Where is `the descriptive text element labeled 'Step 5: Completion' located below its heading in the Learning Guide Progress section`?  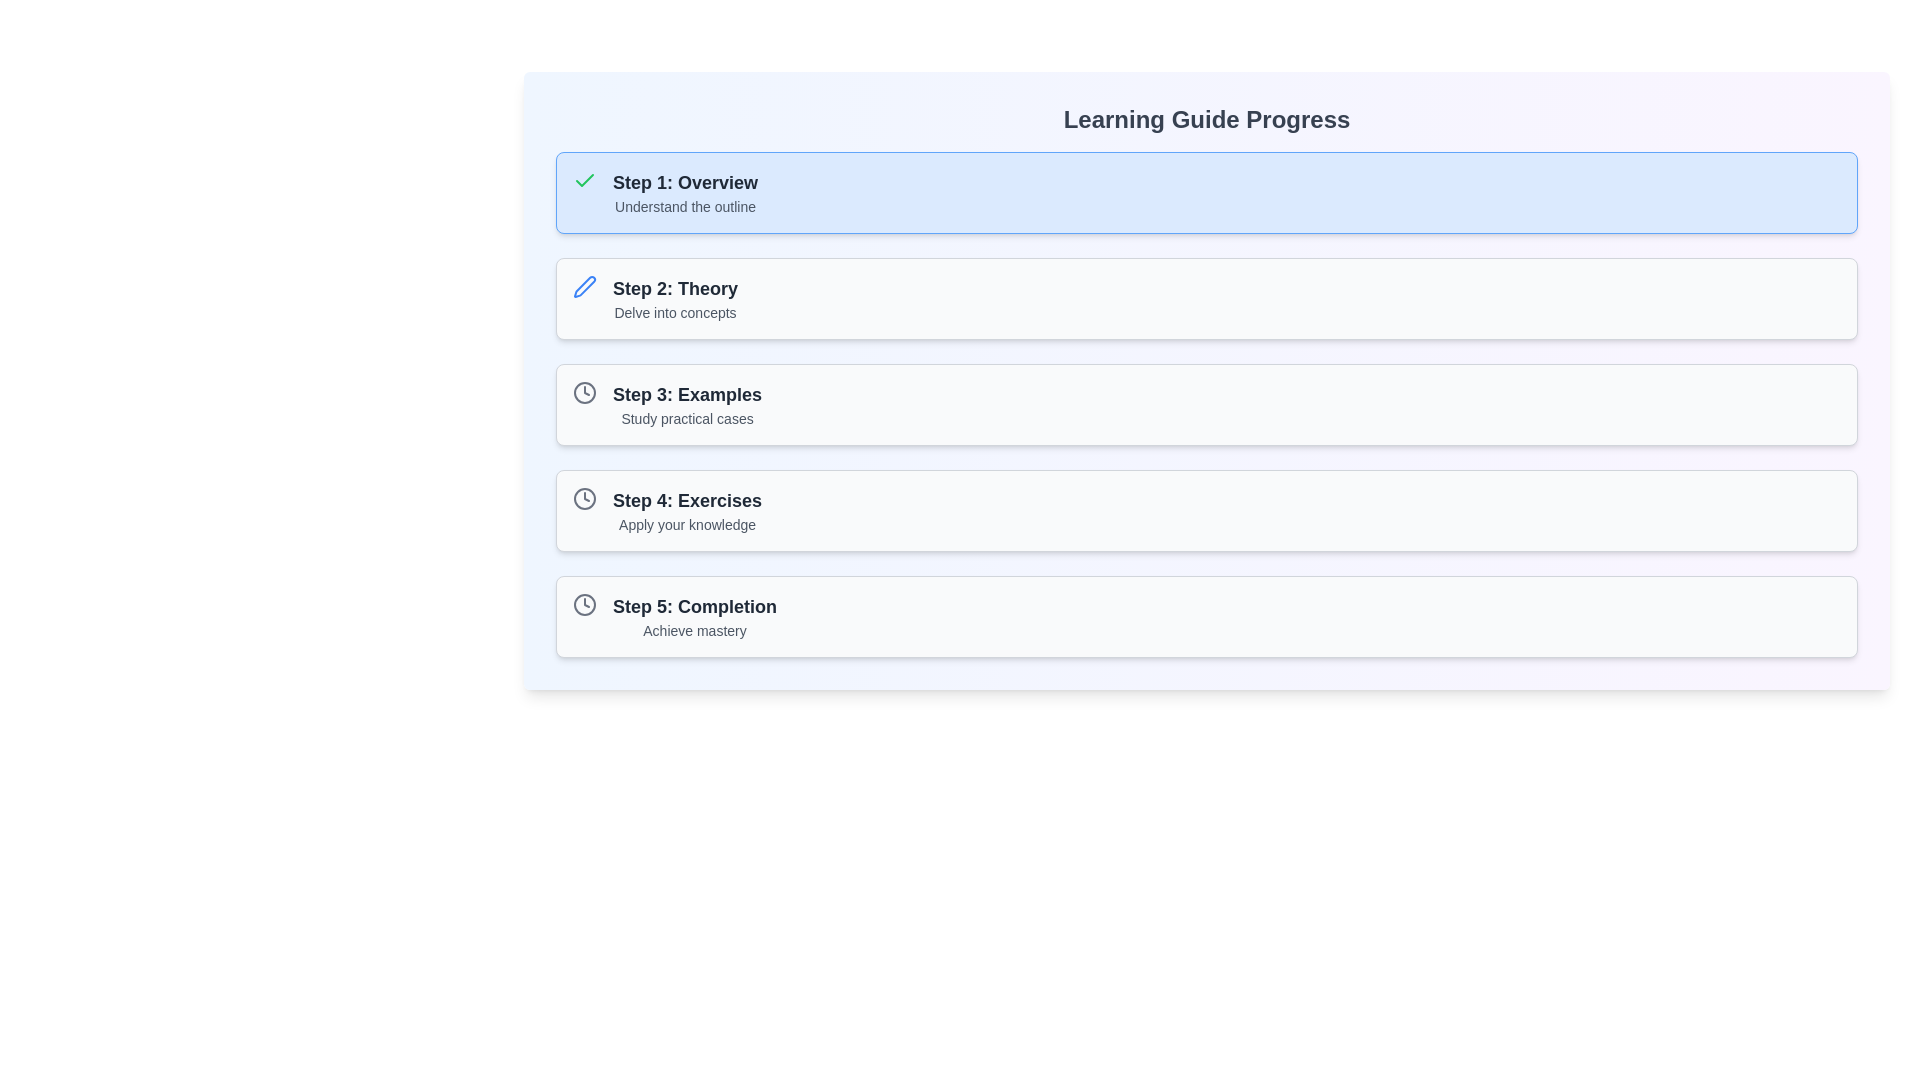
the descriptive text element labeled 'Step 5: Completion' located below its heading in the Learning Guide Progress section is located at coordinates (695, 631).